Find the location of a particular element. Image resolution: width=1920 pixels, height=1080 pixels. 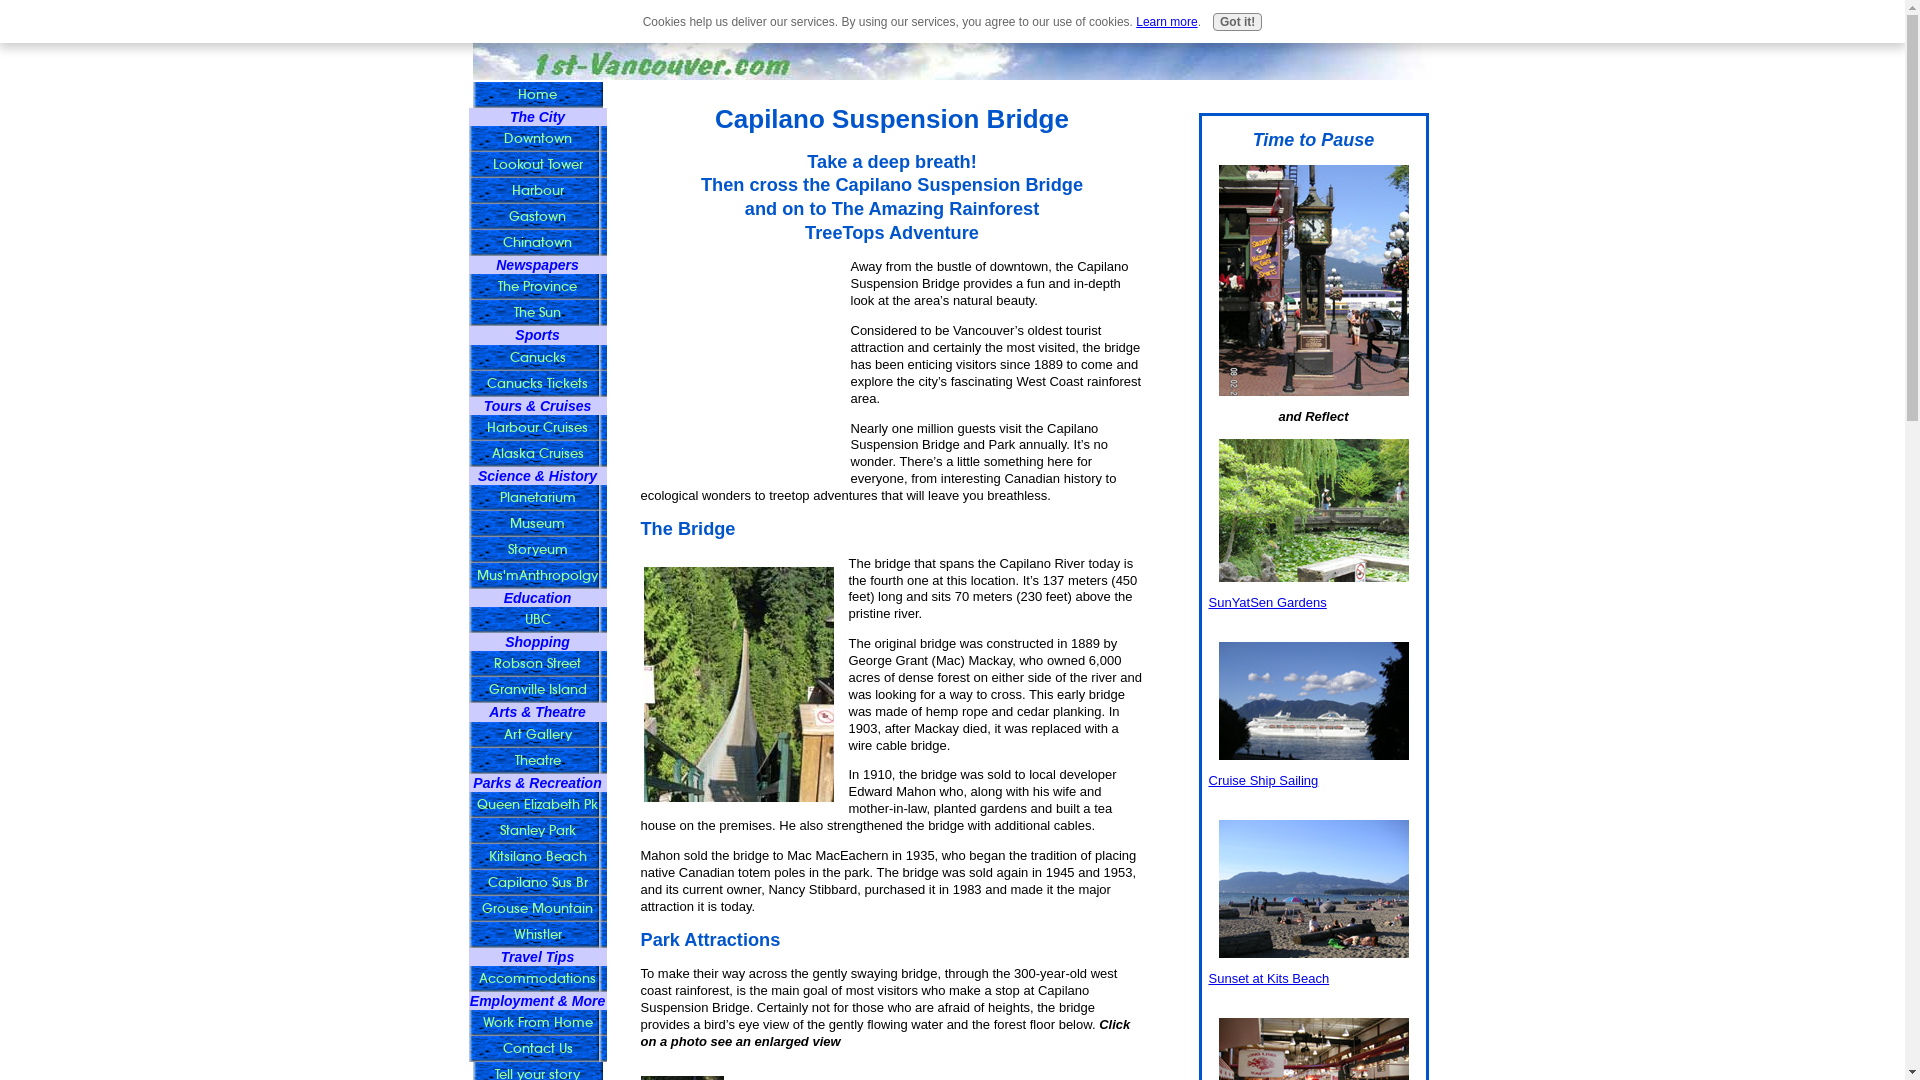

'Work From Home' is located at coordinates (537, 1022).